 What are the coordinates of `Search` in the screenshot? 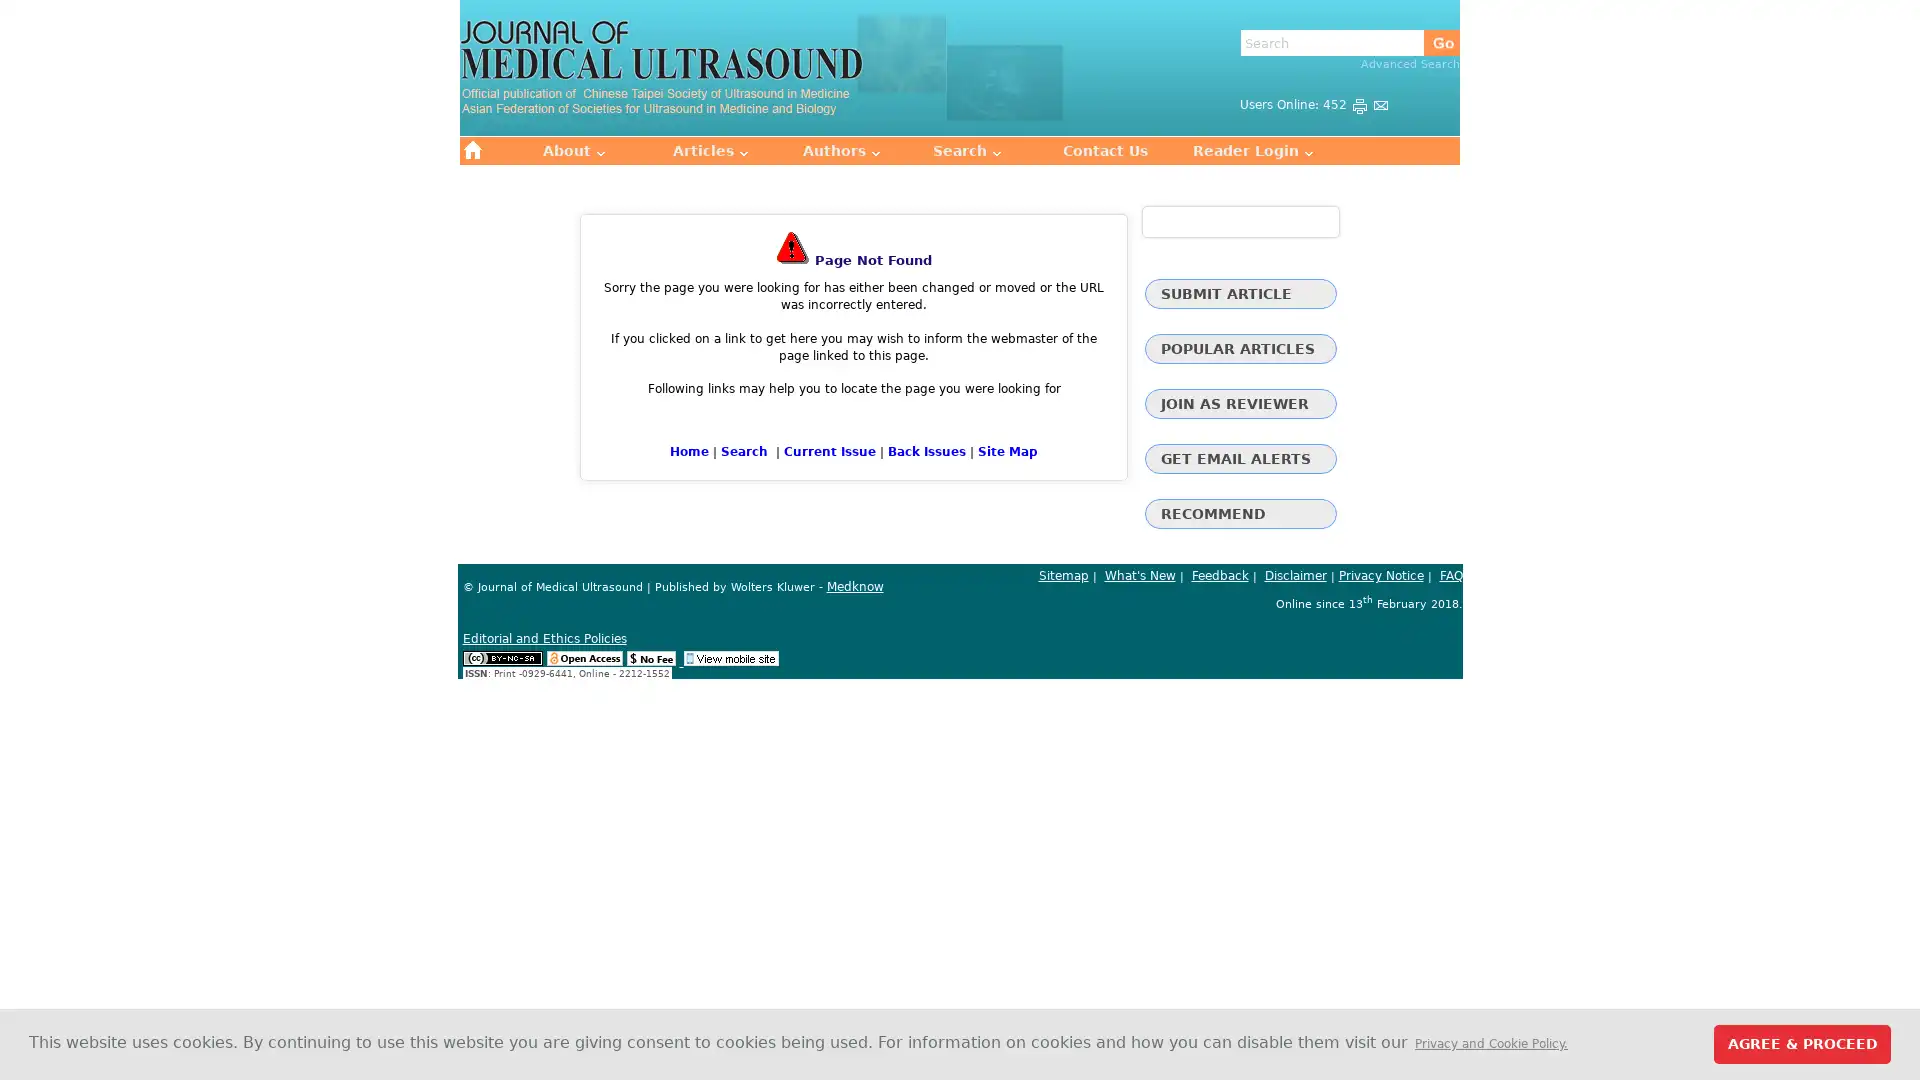 It's located at (1441, 42).